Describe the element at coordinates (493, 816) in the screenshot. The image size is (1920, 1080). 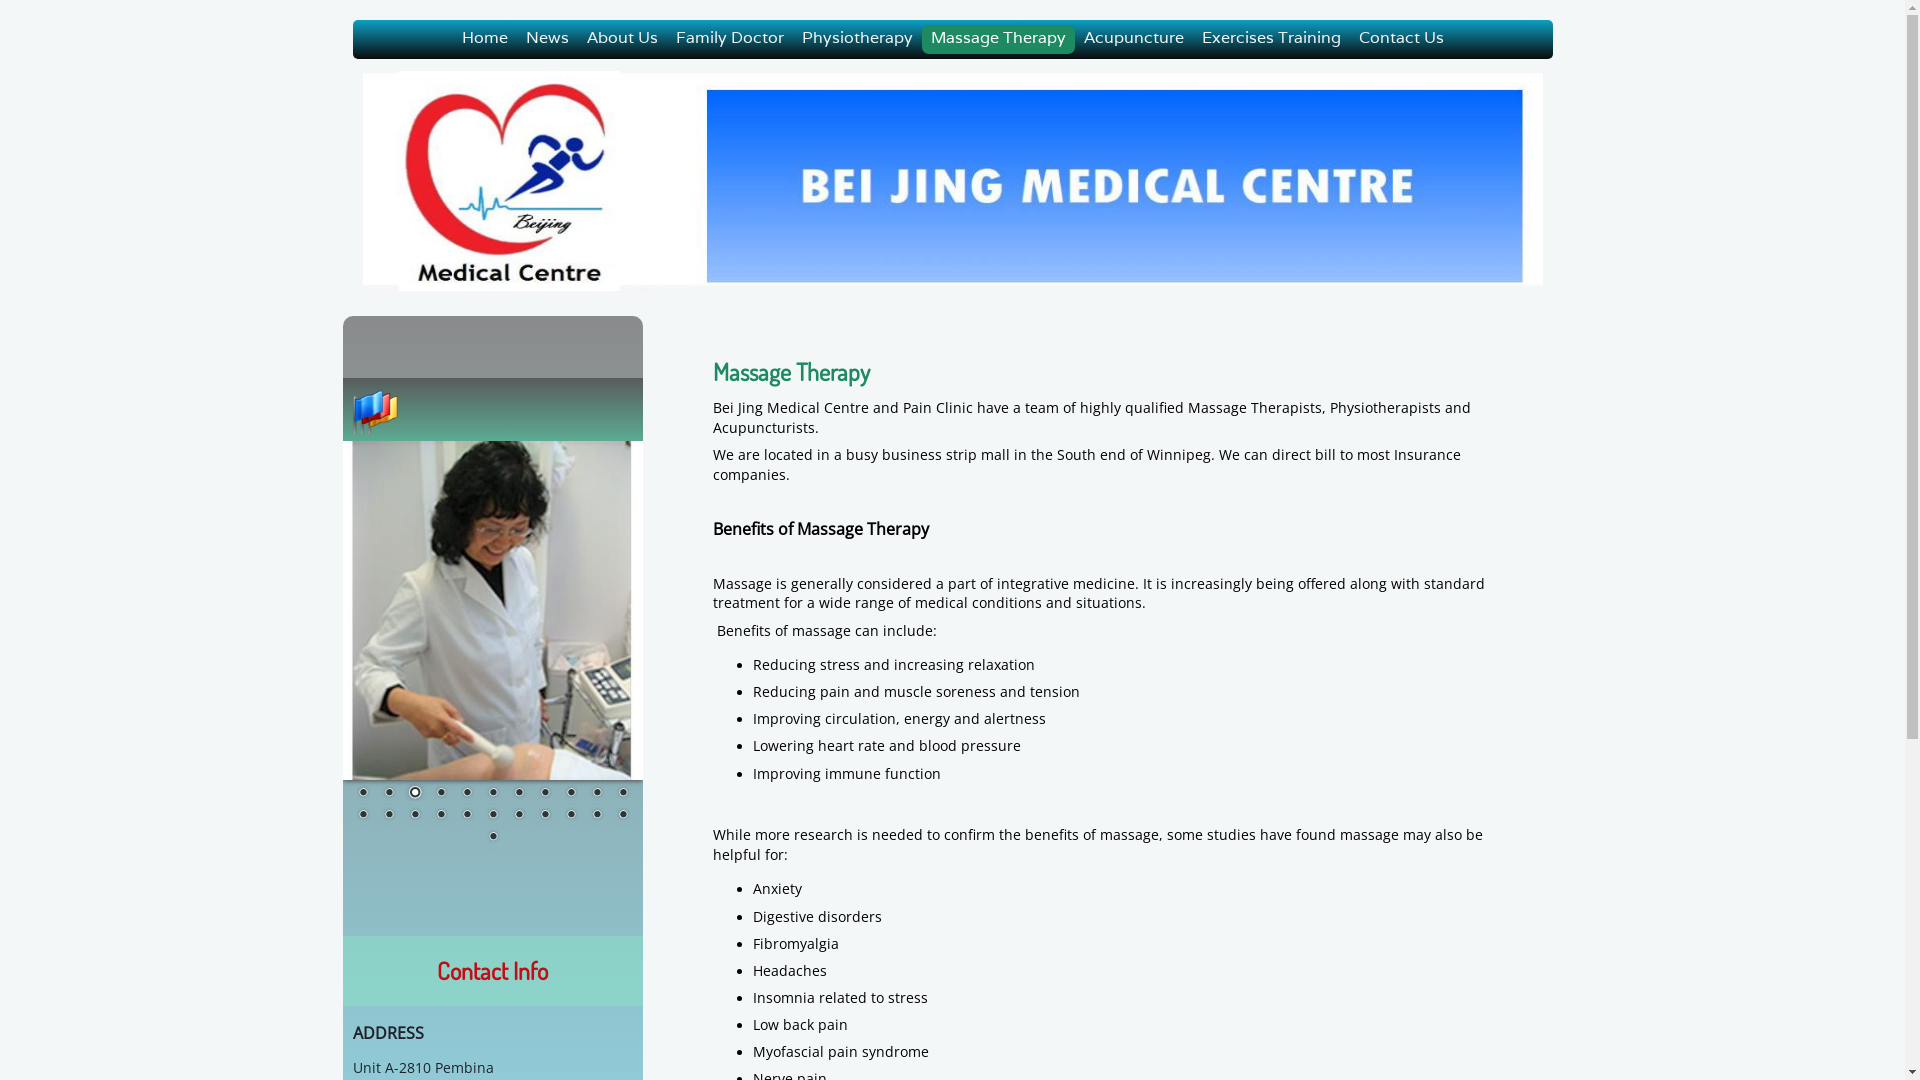
I see `'17'` at that location.